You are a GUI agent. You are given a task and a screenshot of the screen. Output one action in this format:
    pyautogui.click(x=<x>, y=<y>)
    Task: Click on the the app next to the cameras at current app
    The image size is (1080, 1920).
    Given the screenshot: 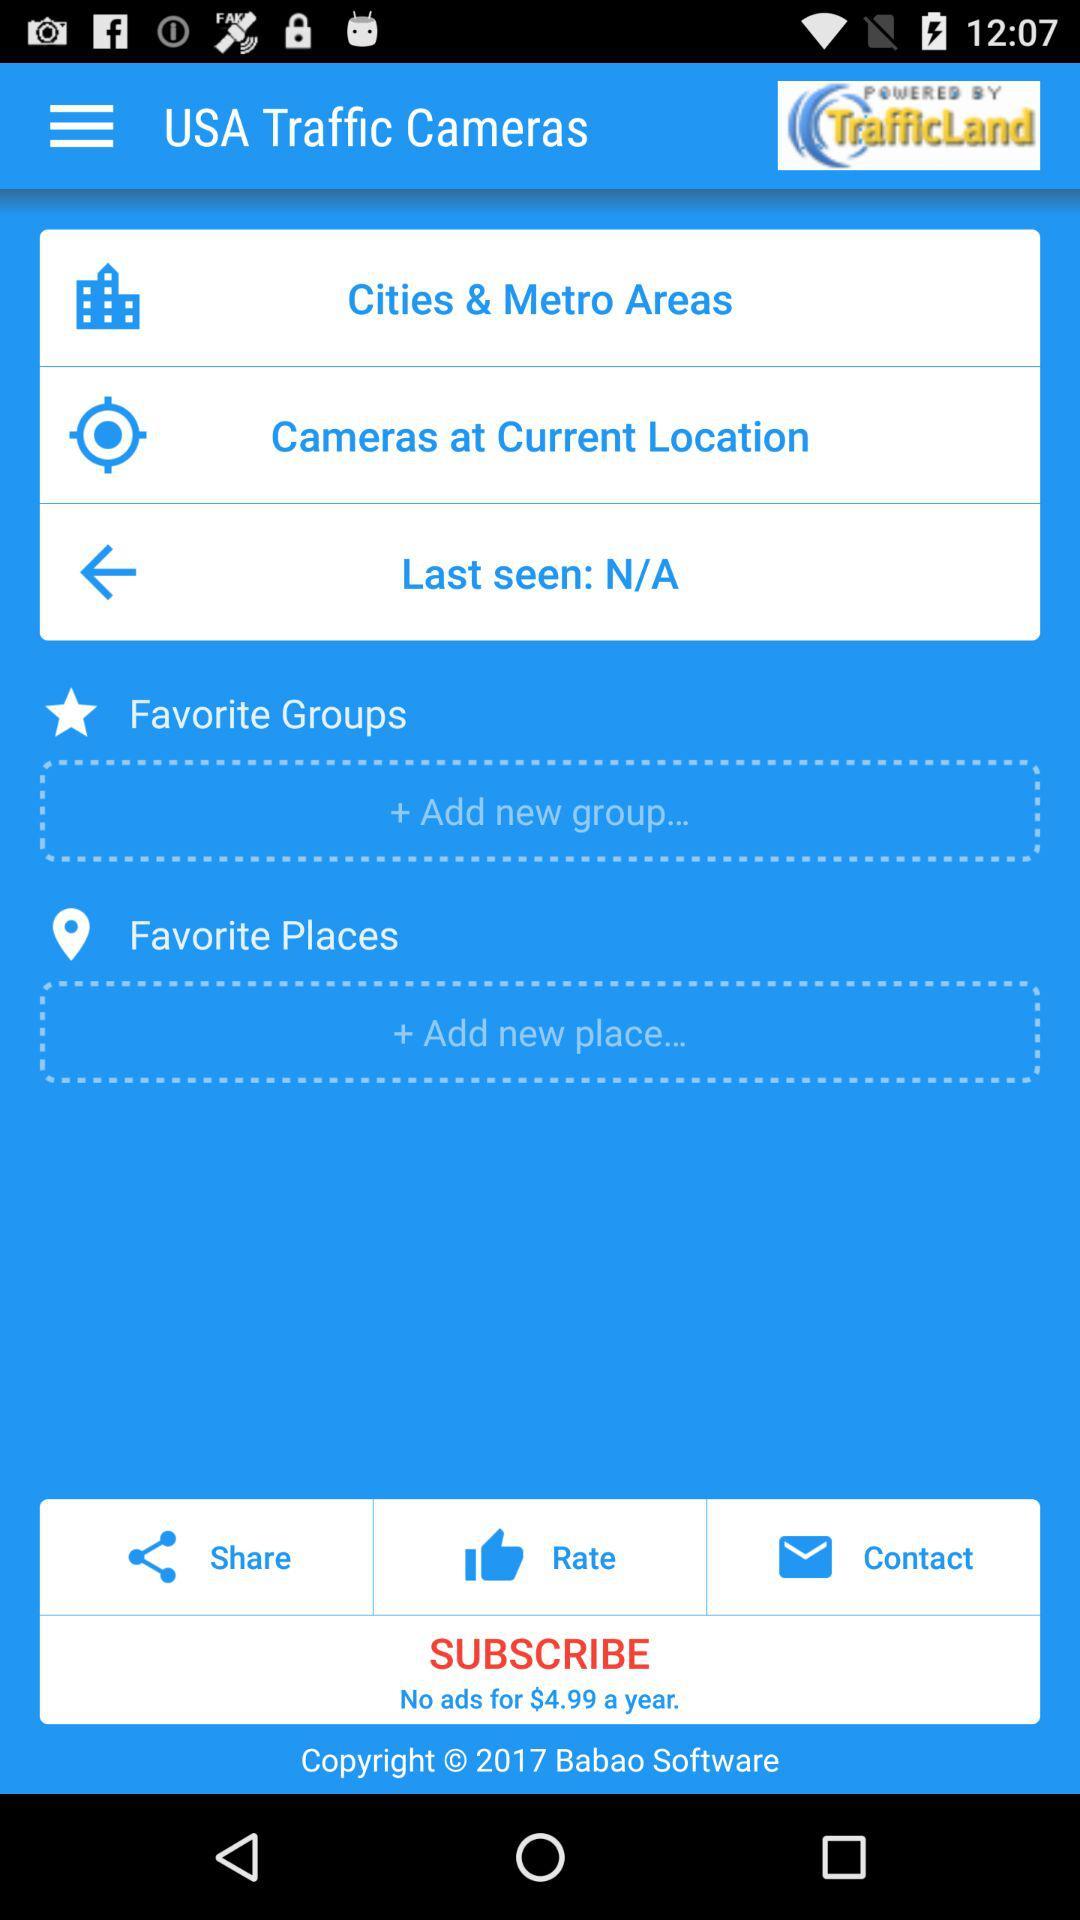 What is the action you would take?
    pyautogui.click(x=108, y=434)
    